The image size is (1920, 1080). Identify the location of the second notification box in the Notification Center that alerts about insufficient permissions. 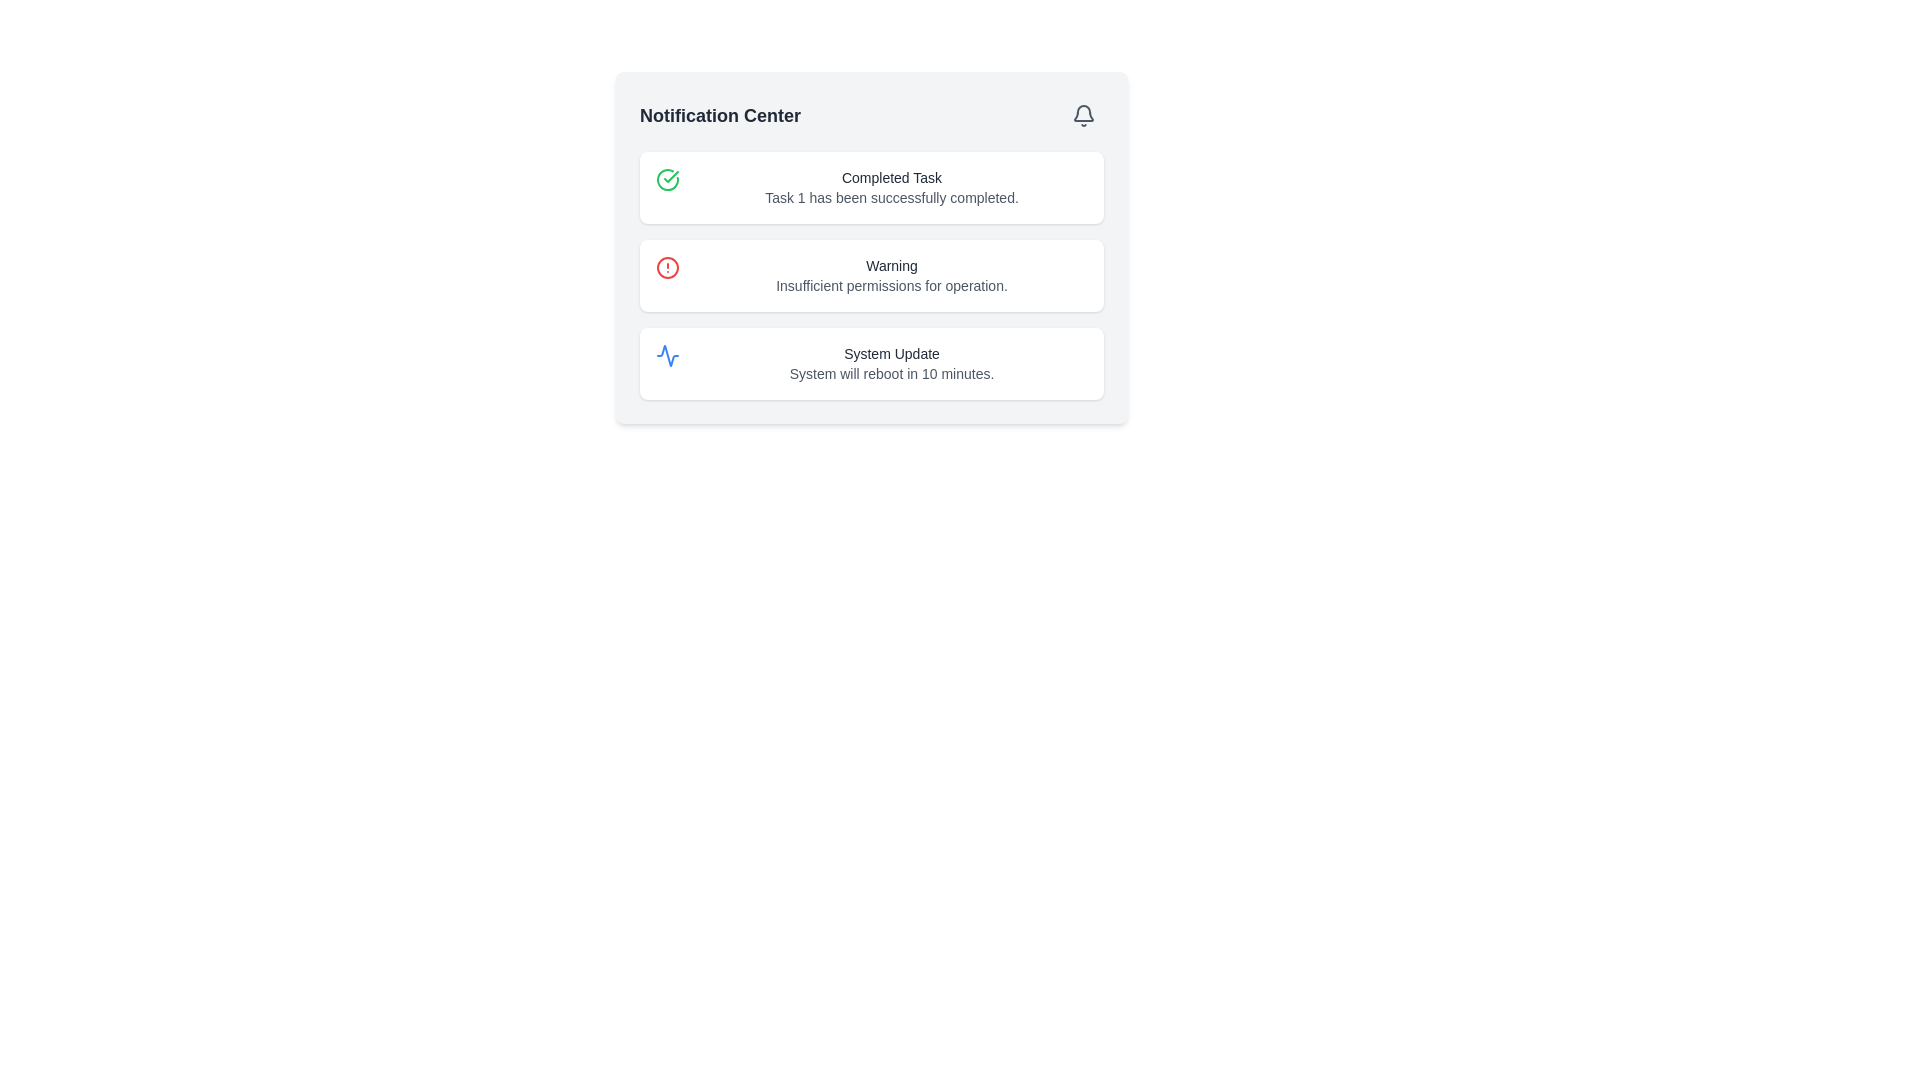
(872, 276).